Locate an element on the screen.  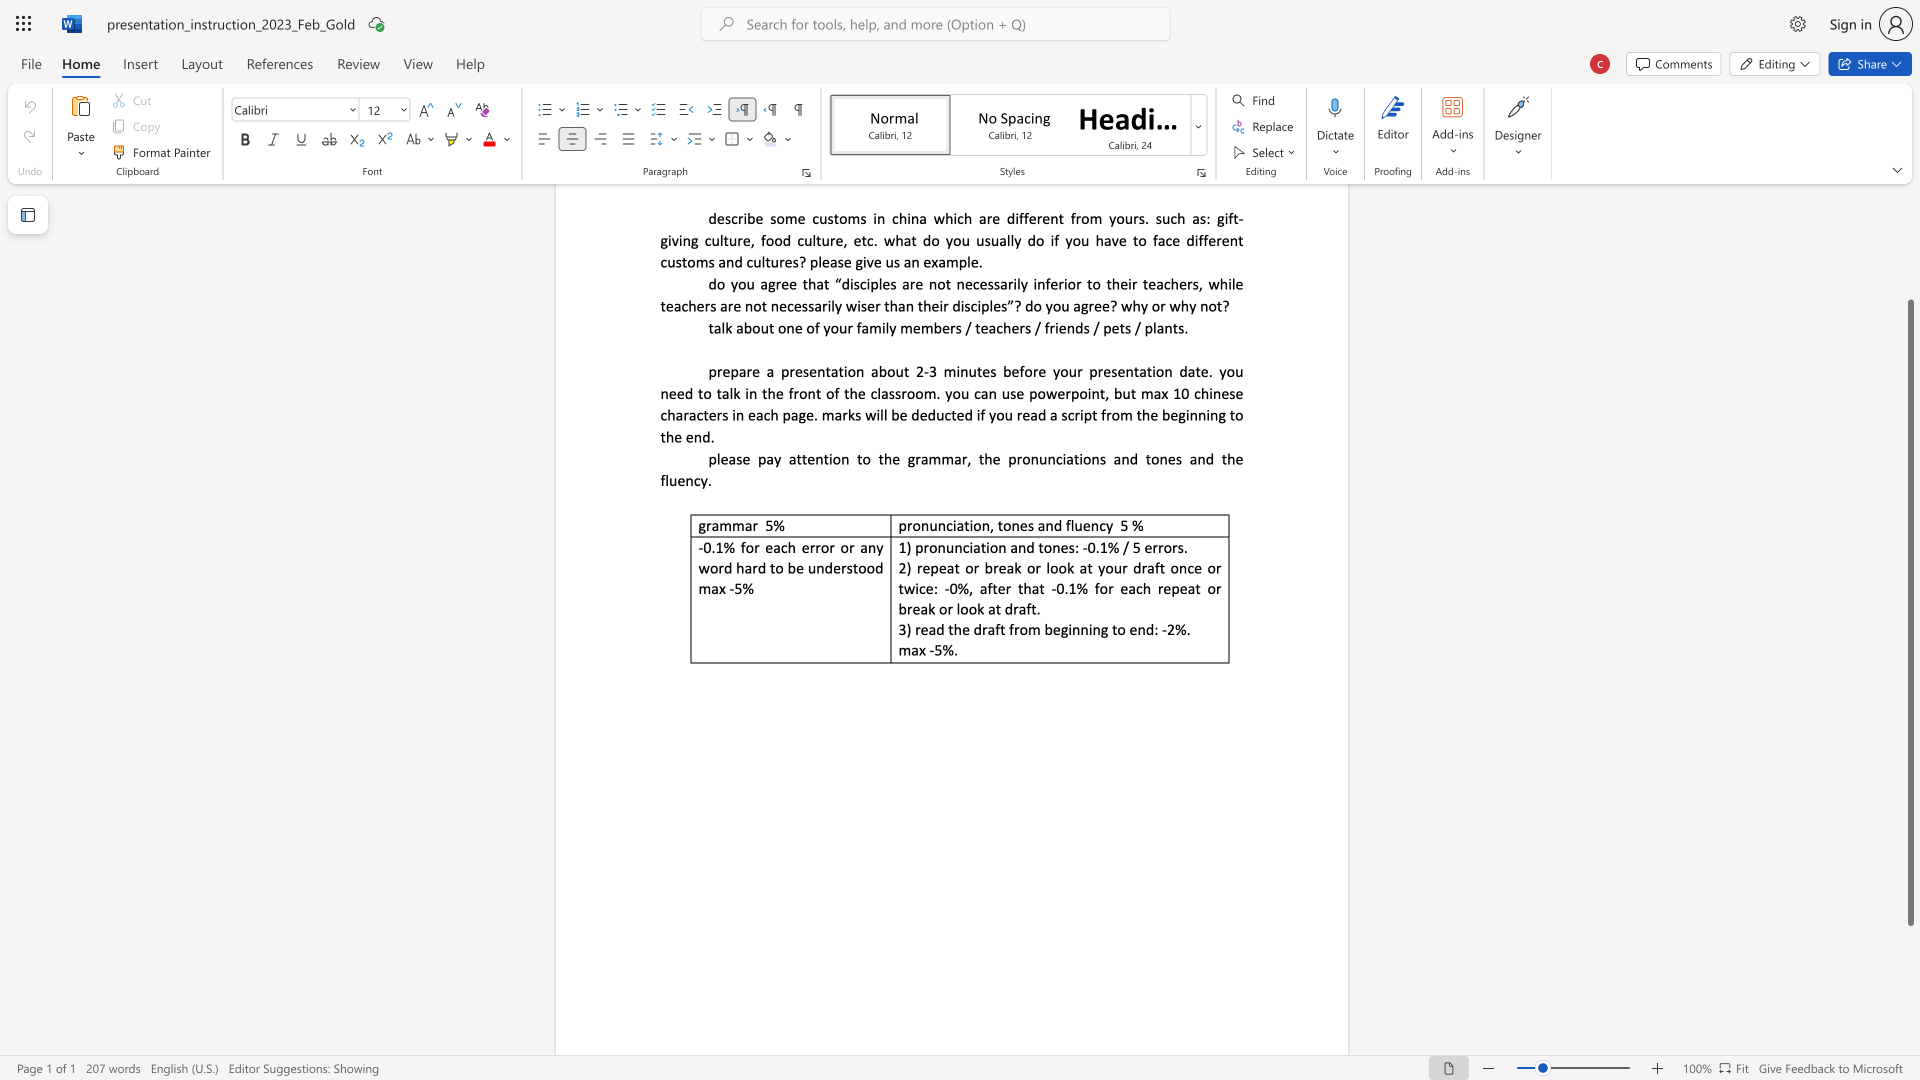
the scrollbar to adjust the page upward is located at coordinates (1909, 209).